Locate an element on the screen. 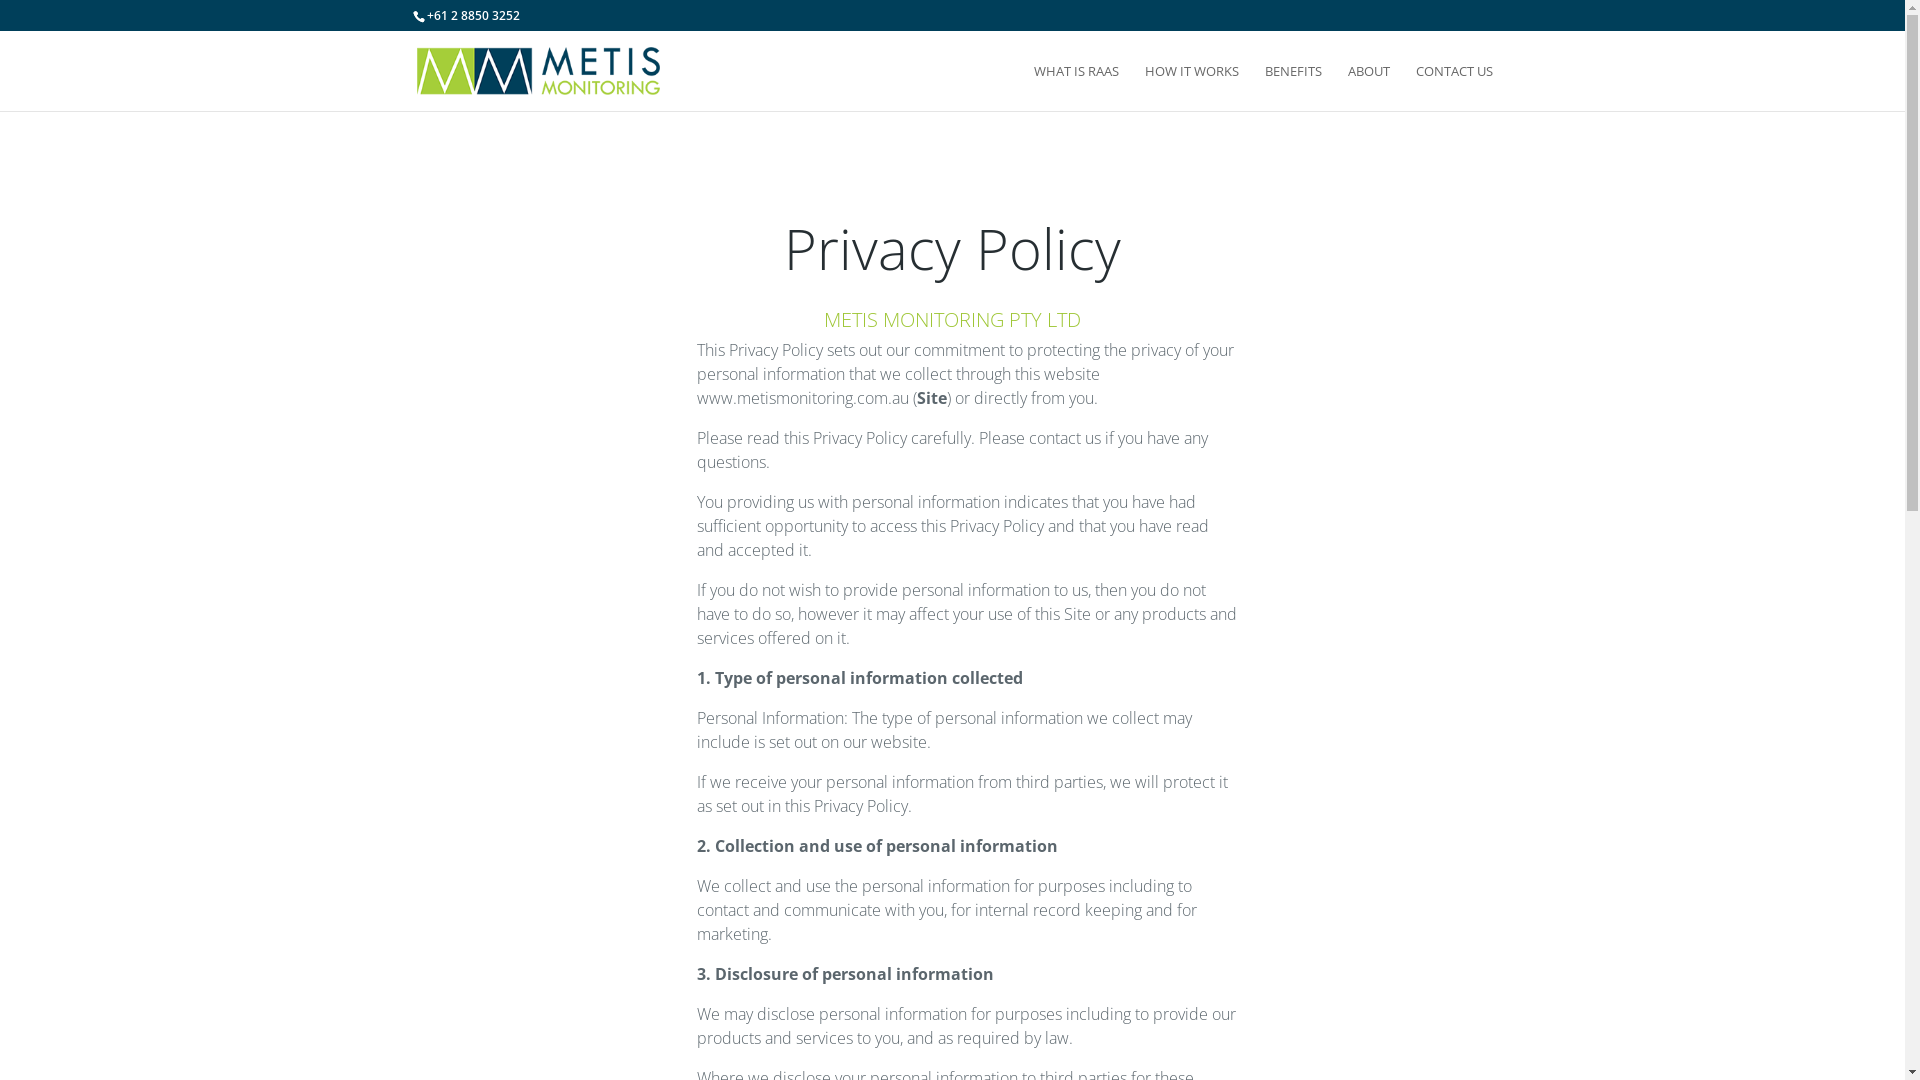 The width and height of the screenshot is (1920, 1080). 'HOW IT WORKS' is located at coordinates (1190, 86).